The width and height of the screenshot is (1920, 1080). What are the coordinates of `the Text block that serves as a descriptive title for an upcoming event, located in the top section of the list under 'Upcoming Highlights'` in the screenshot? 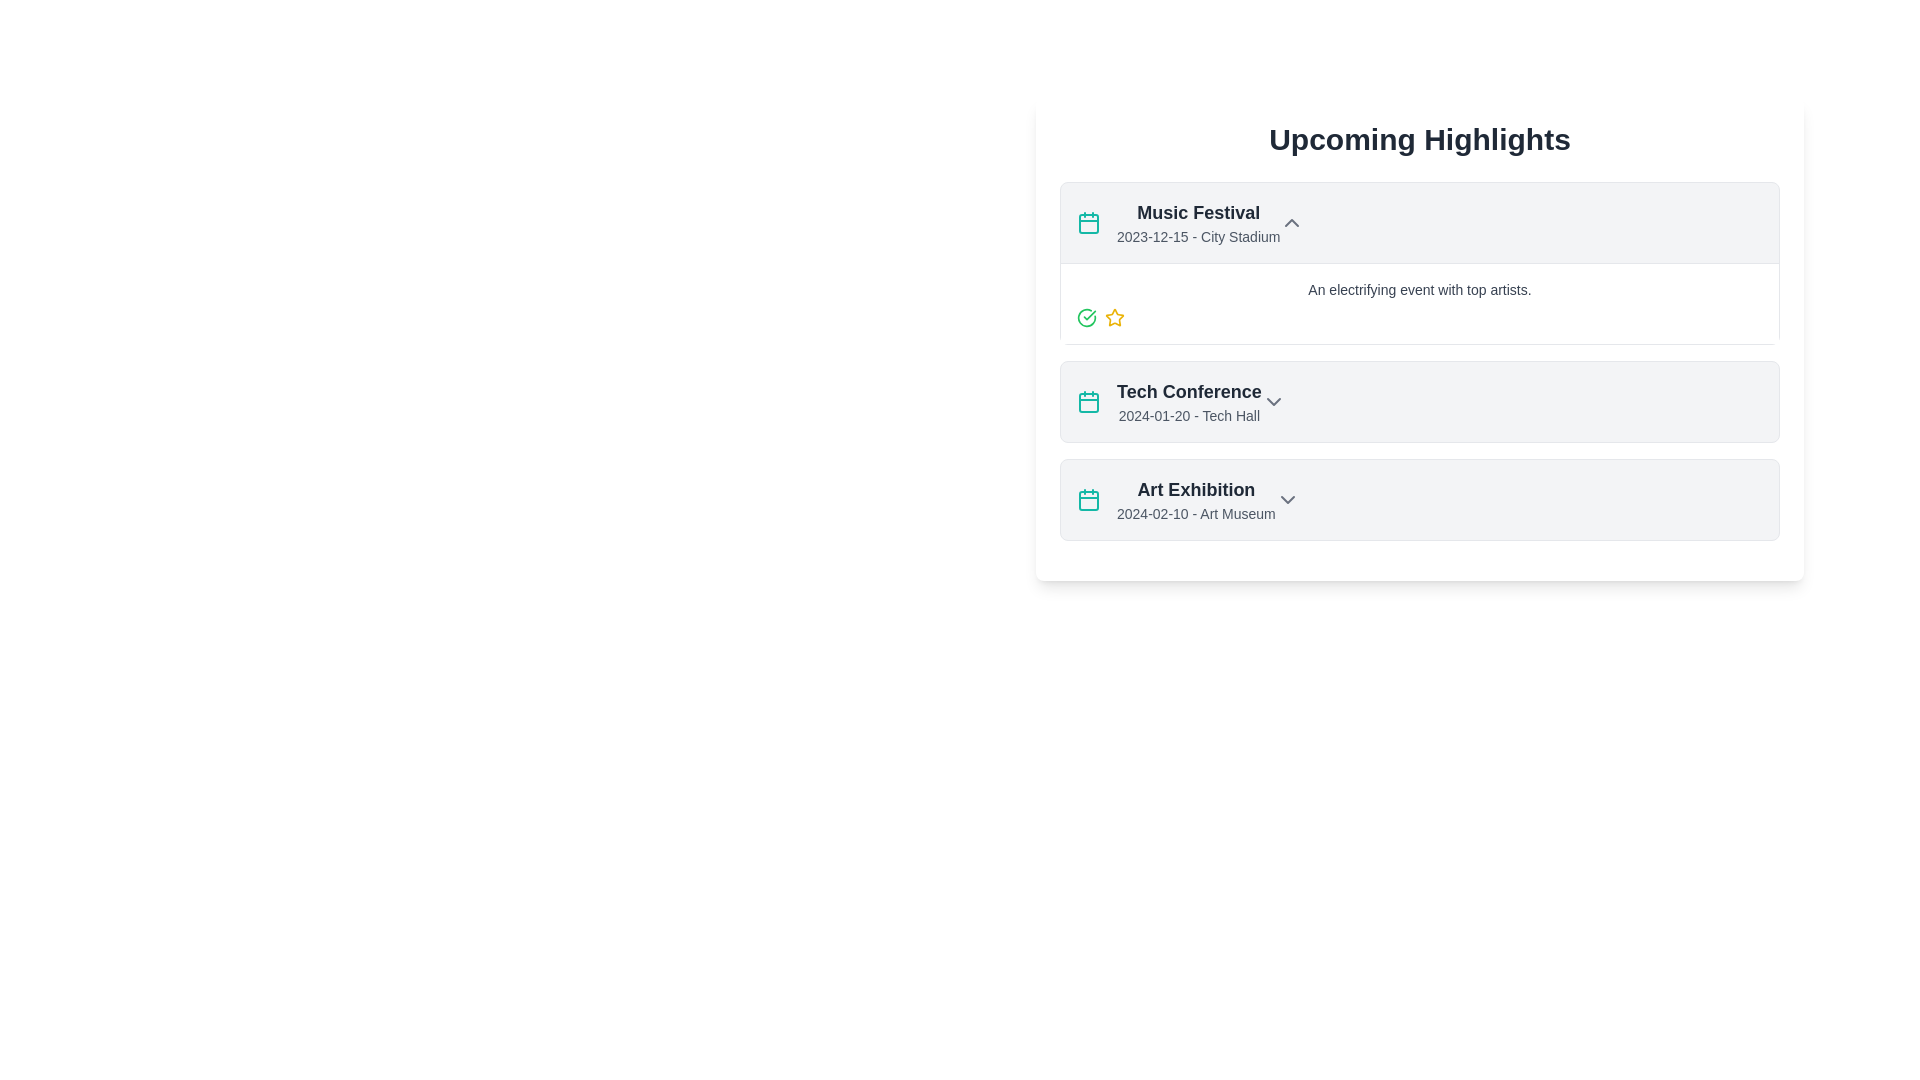 It's located at (1198, 223).